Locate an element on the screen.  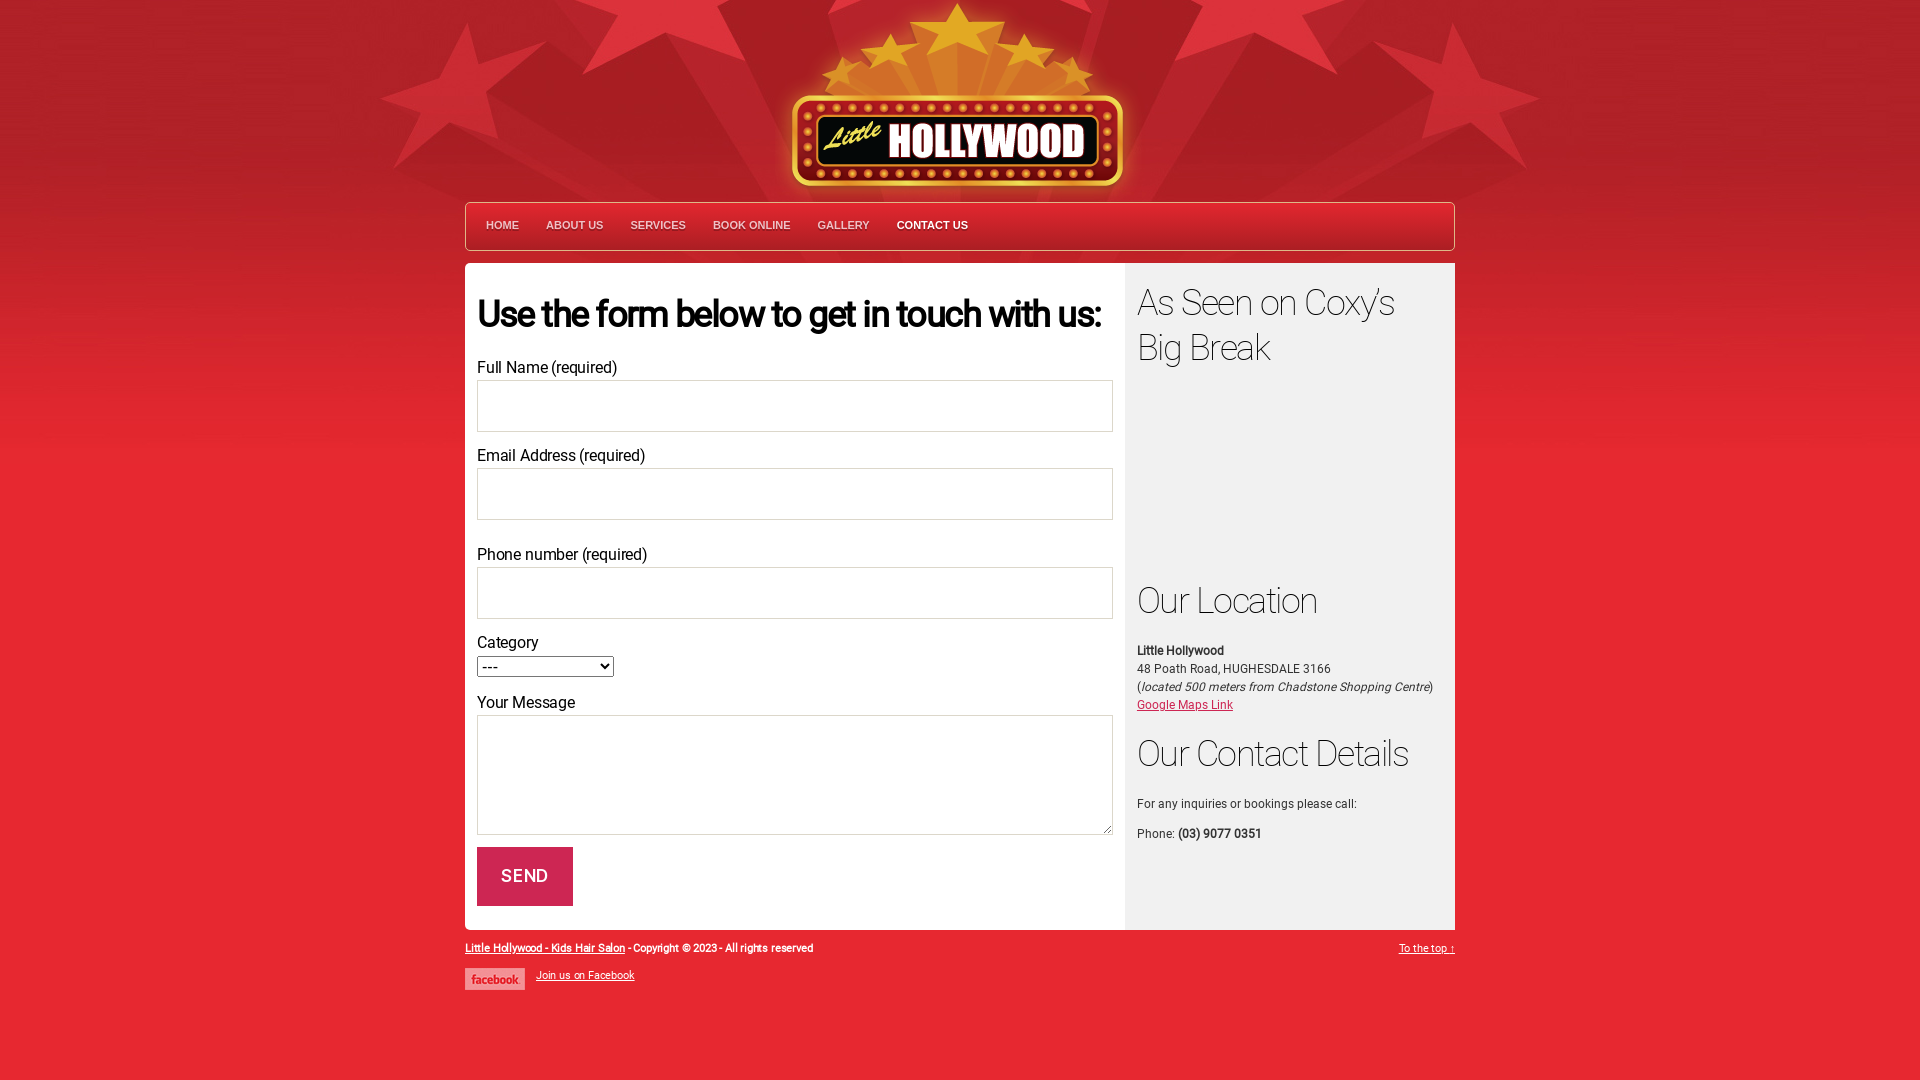
'HOME' is located at coordinates (502, 225).